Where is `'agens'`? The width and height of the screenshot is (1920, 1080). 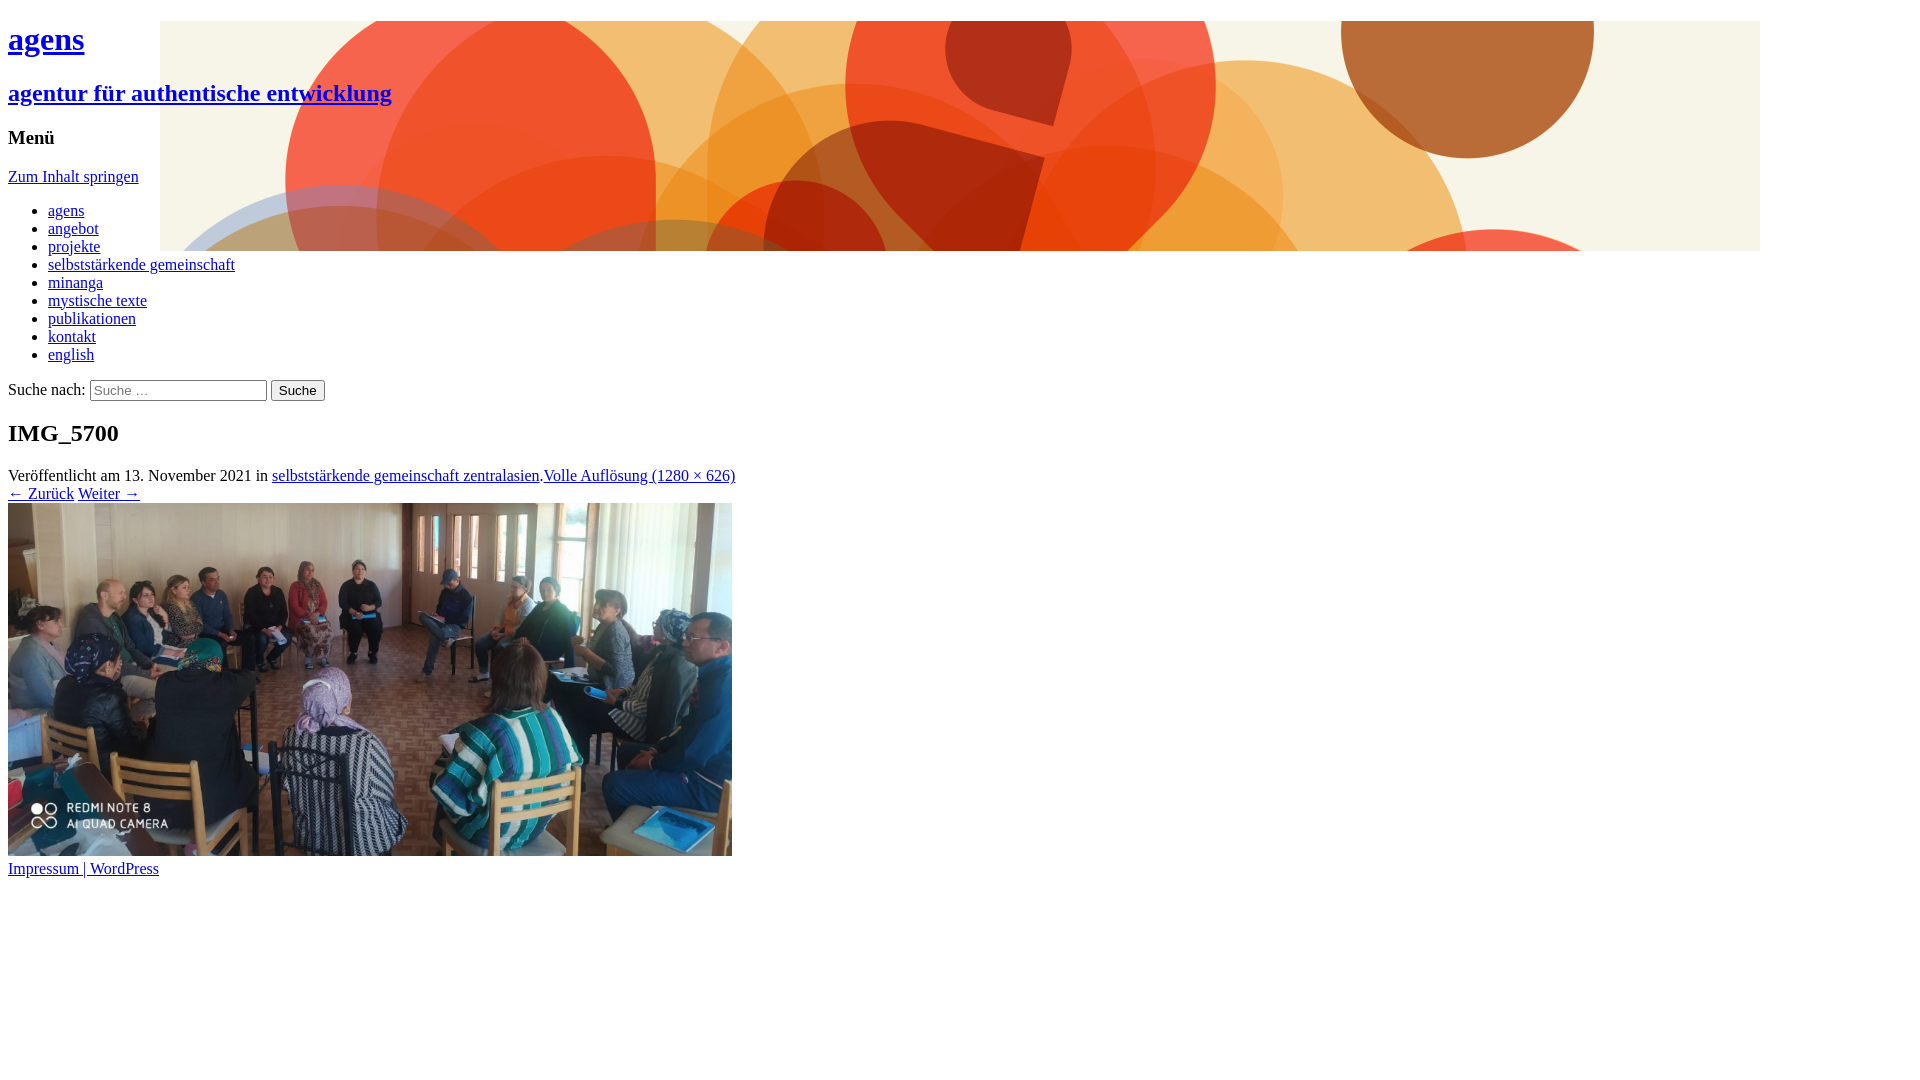 'agens' is located at coordinates (66, 210).